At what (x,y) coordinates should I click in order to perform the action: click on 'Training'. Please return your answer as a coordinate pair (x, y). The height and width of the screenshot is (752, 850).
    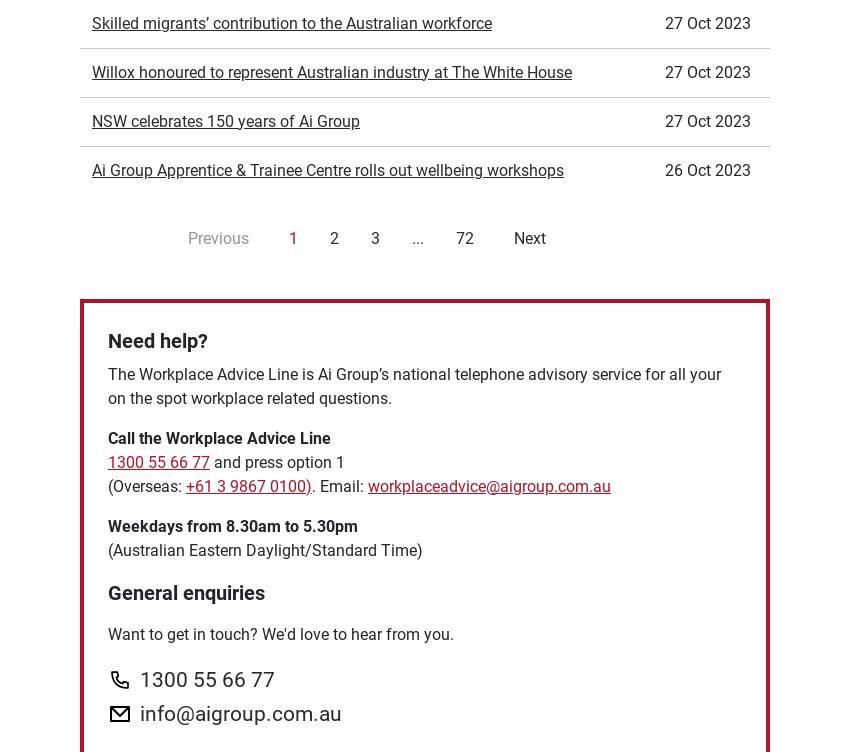
    Looking at the image, I should click on (79, 644).